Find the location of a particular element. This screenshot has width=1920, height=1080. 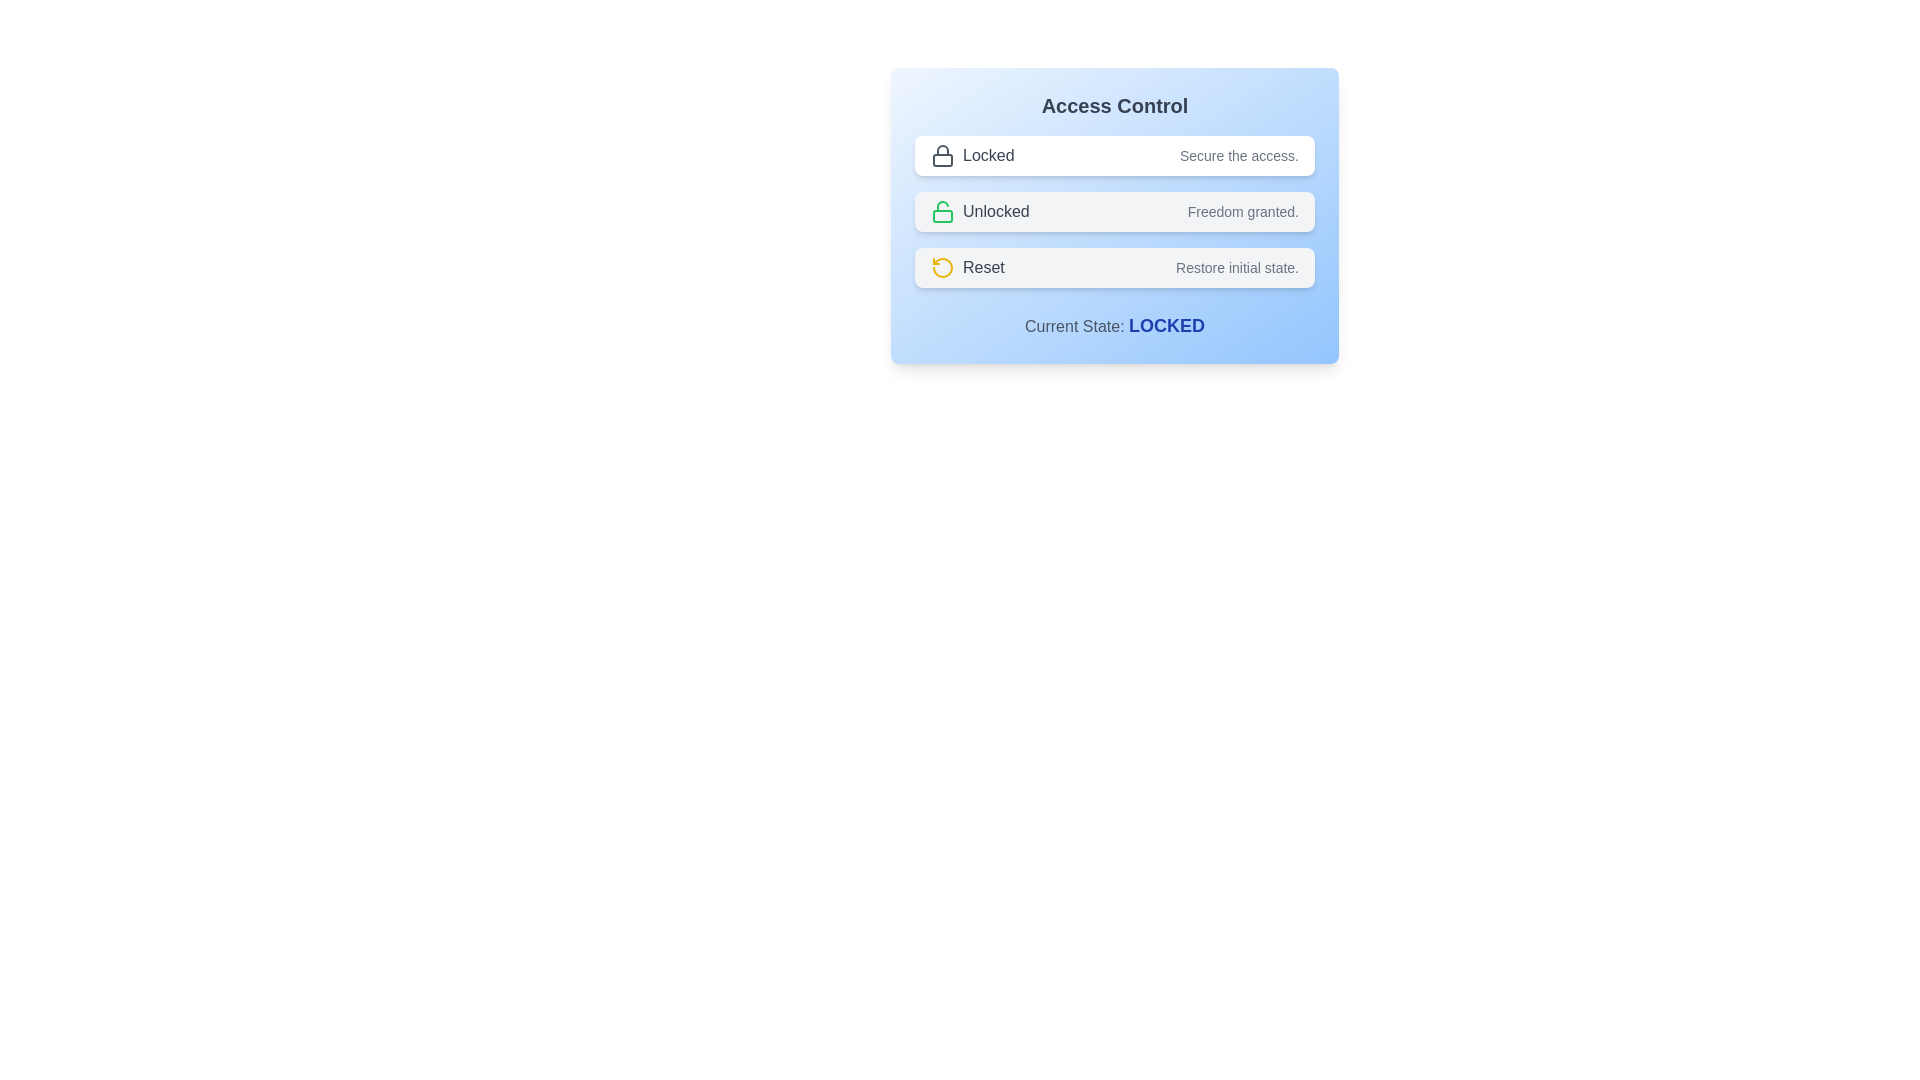

the button labeled Locked to observe its hover effect is located at coordinates (1113, 154).